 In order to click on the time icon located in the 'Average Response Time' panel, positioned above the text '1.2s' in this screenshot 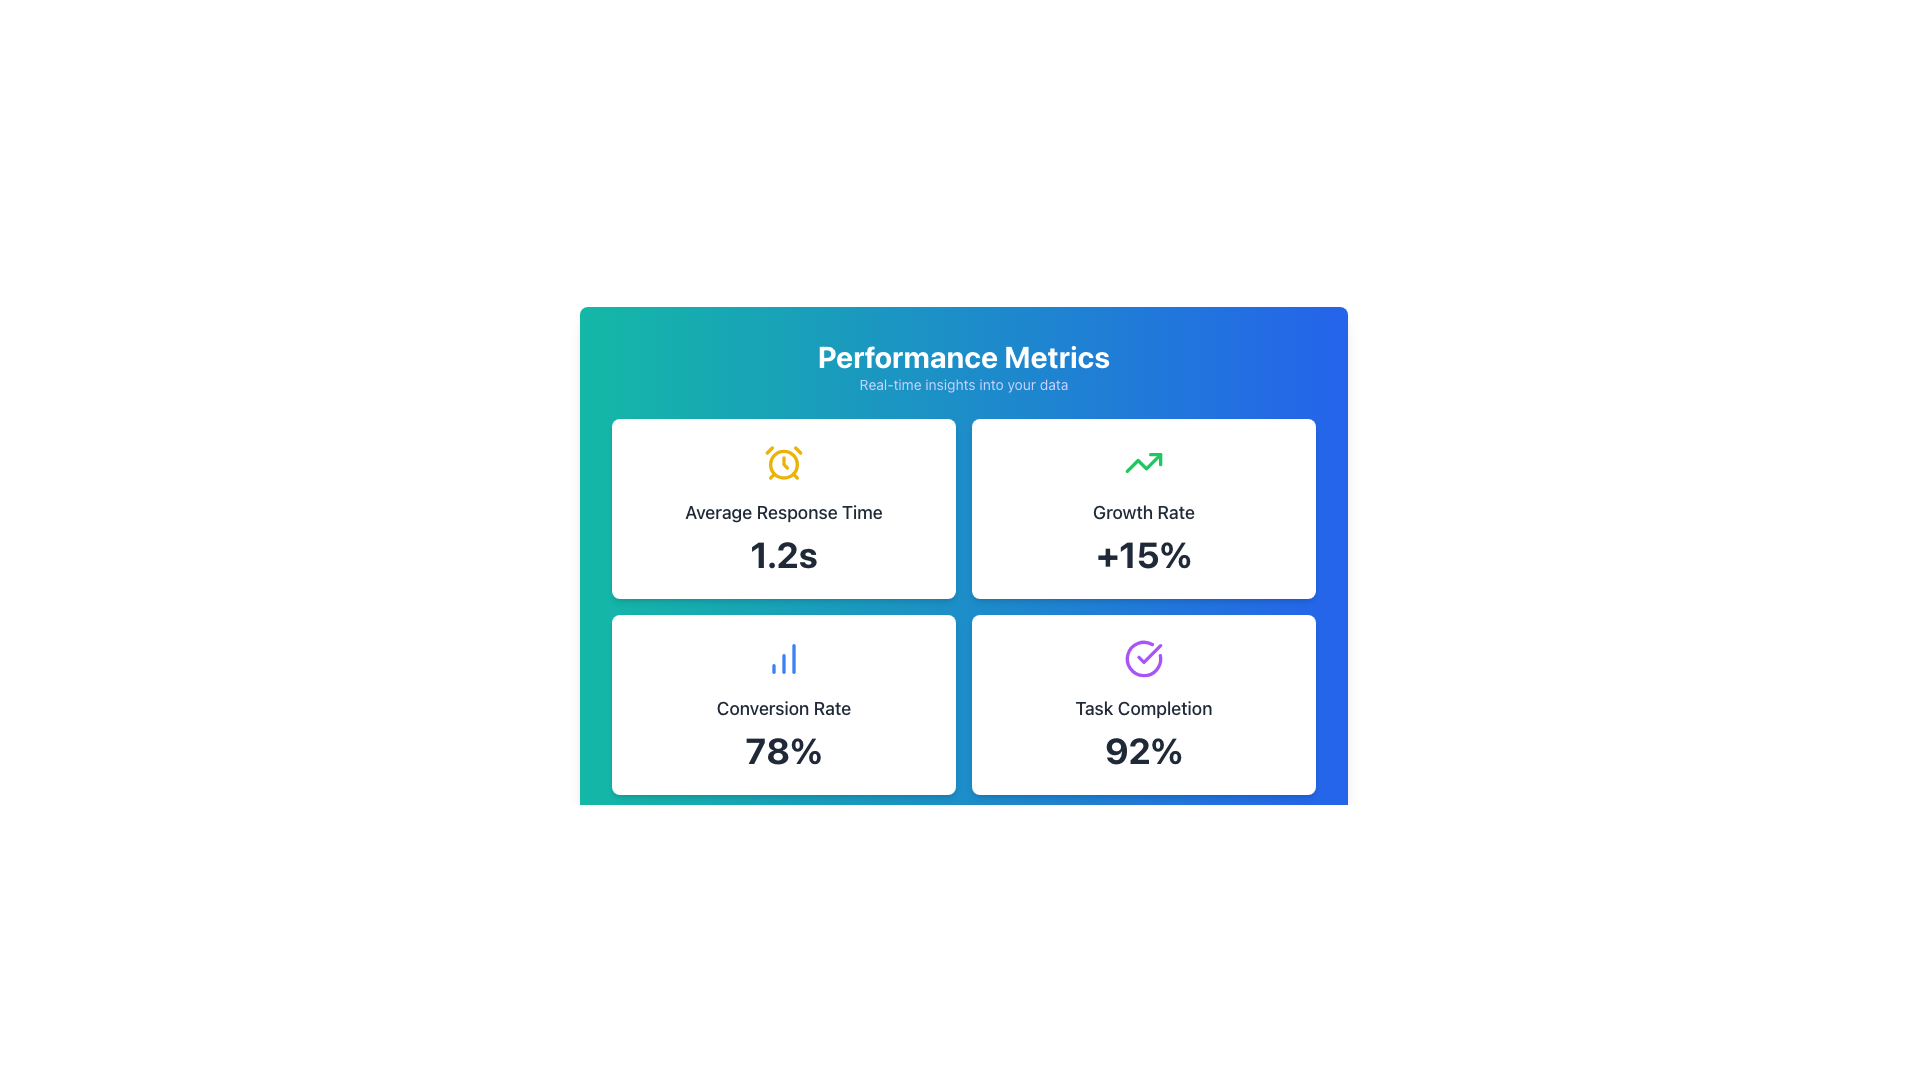, I will do `click(782, 462)`.